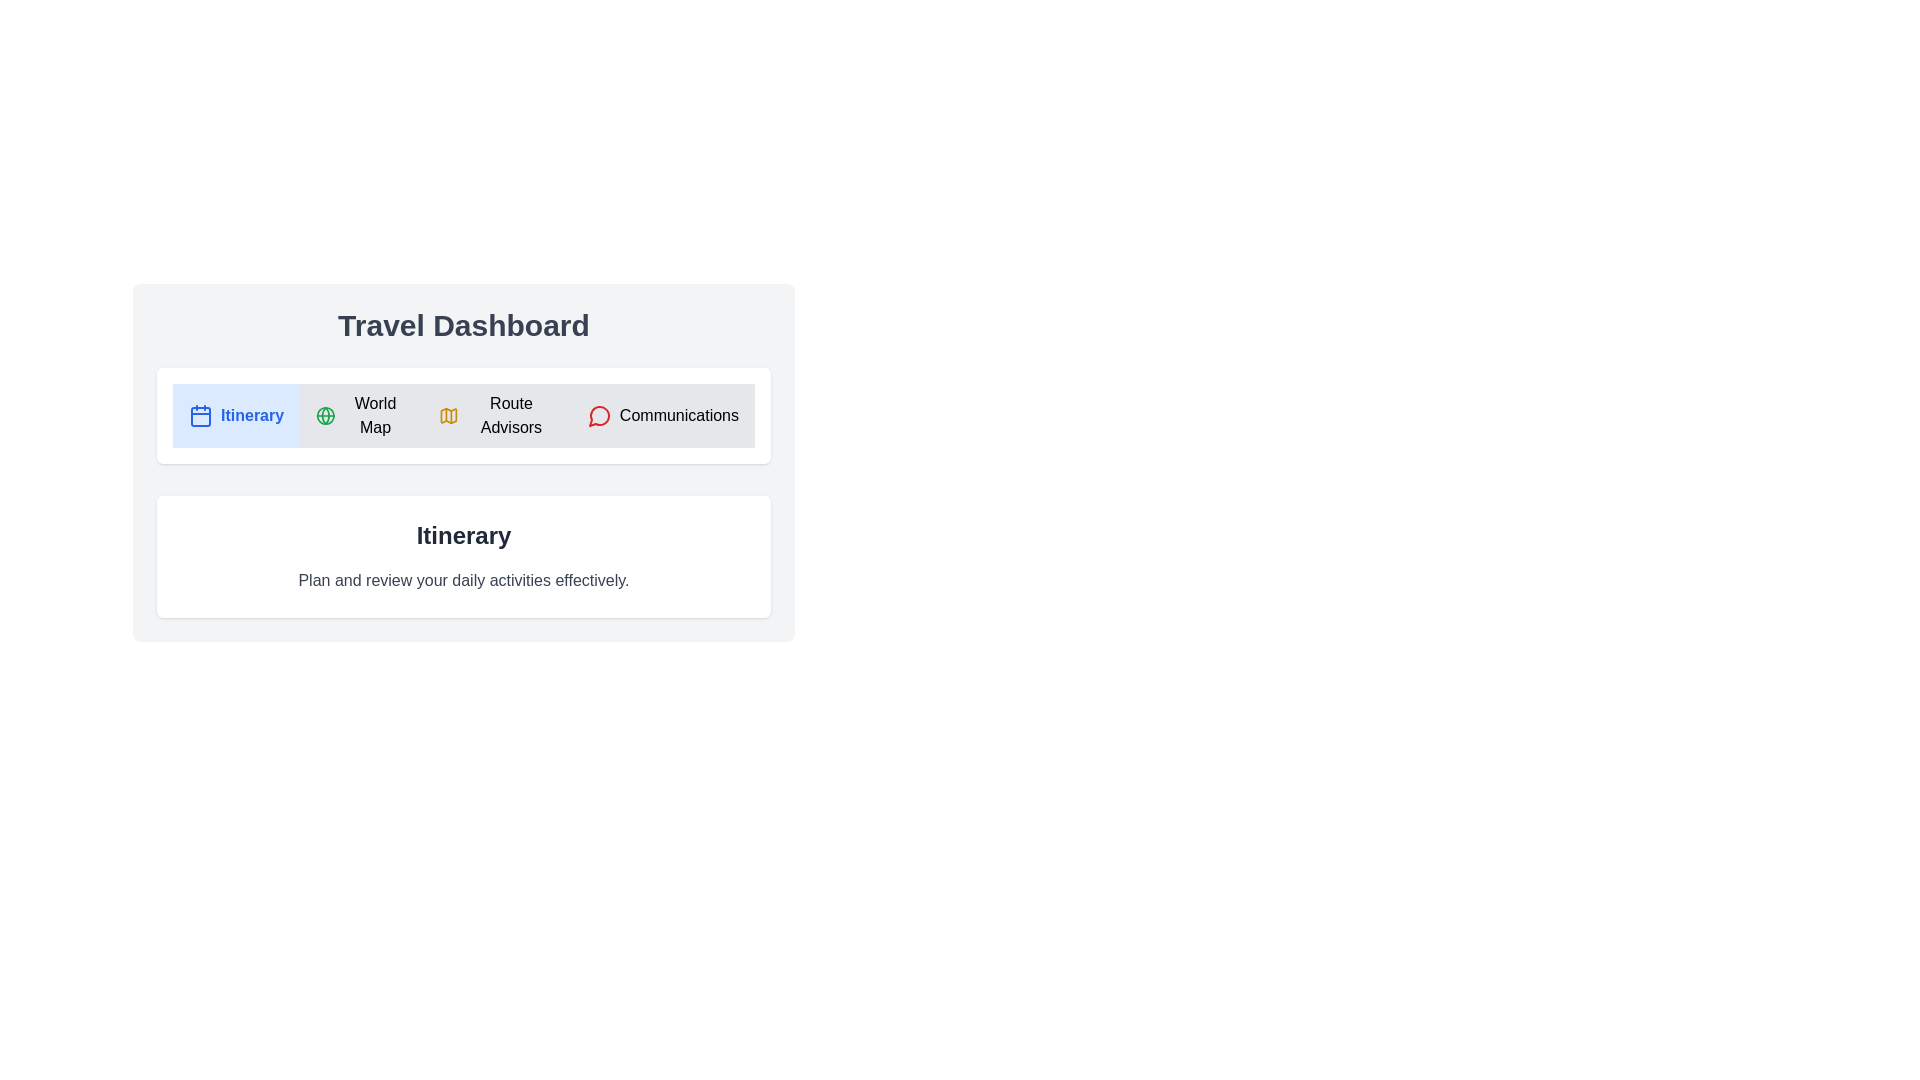 The width and height of the screenshot is (1920, 1080). Describe the element at coordinates (360, 415) in the screenshot. I see `the tab titled World Map to switch to it` at that location.